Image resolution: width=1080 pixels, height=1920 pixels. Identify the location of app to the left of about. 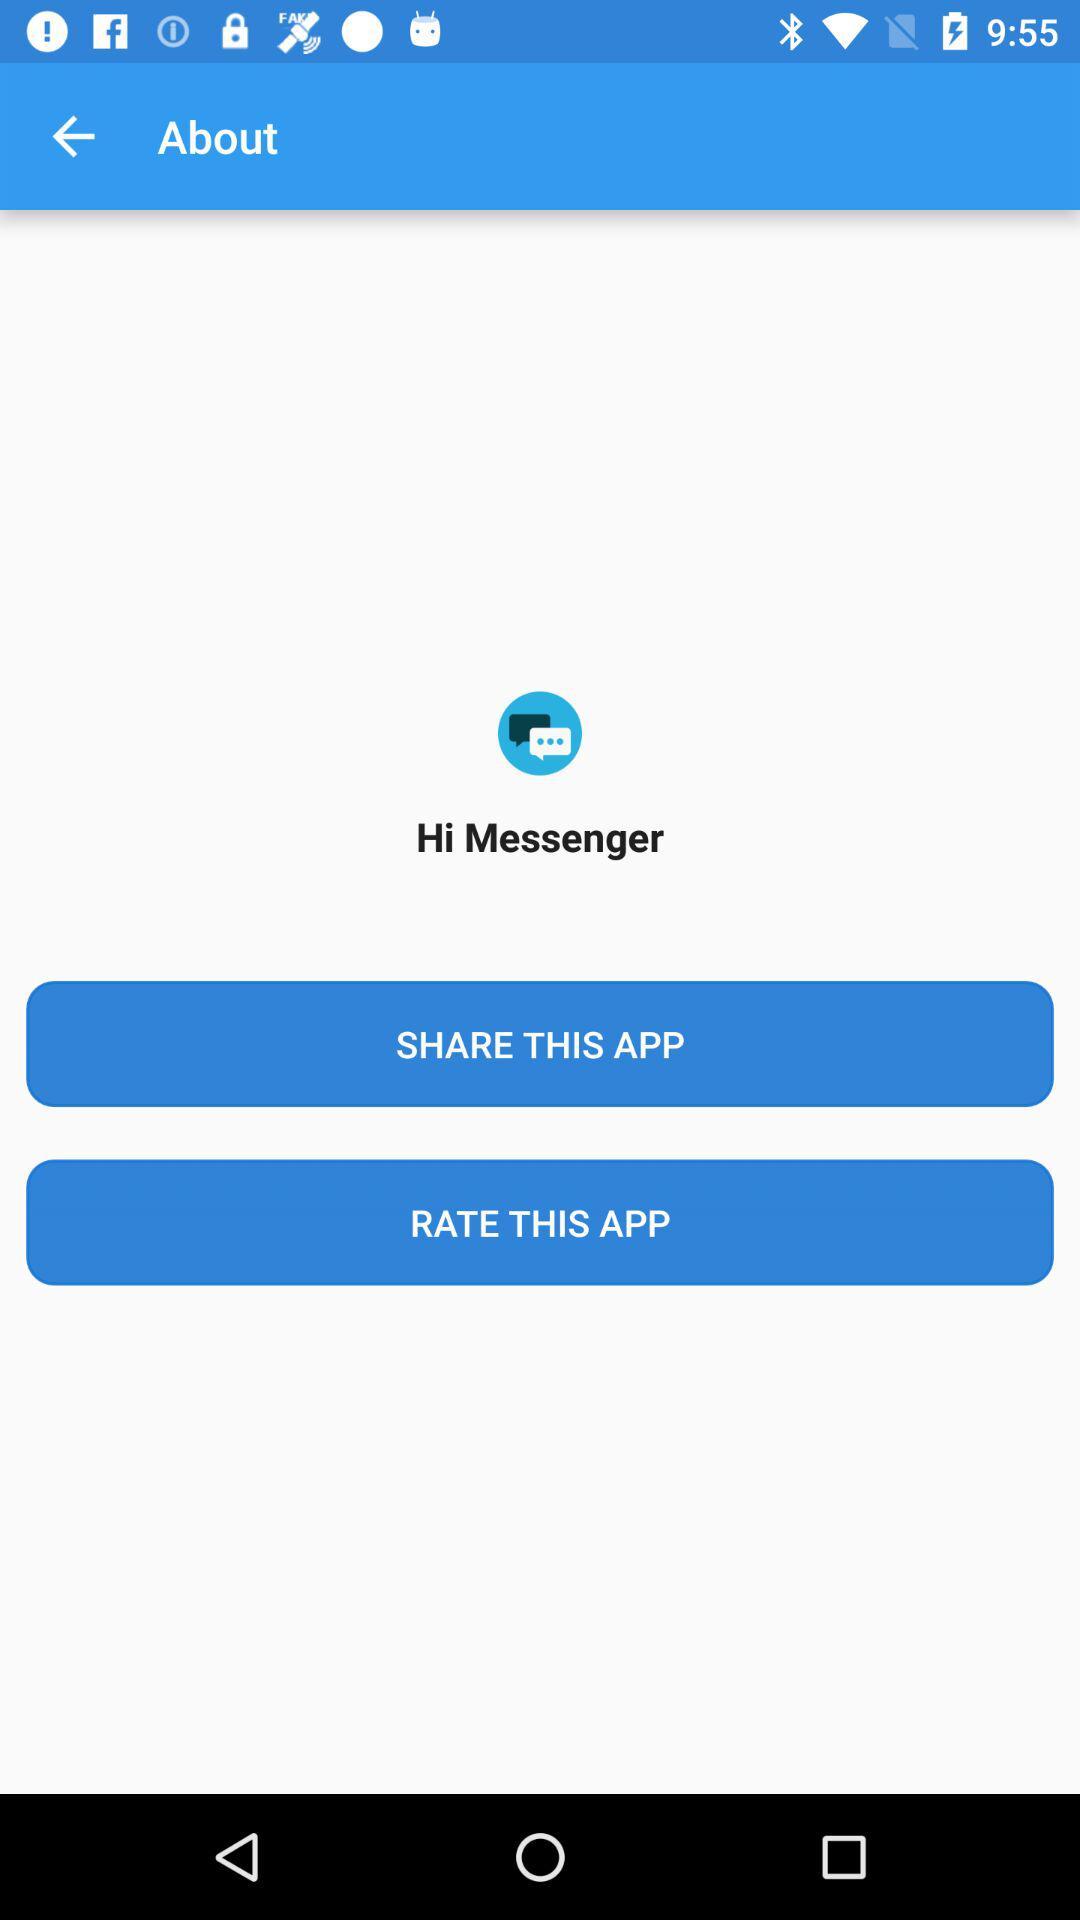
(72, 135).